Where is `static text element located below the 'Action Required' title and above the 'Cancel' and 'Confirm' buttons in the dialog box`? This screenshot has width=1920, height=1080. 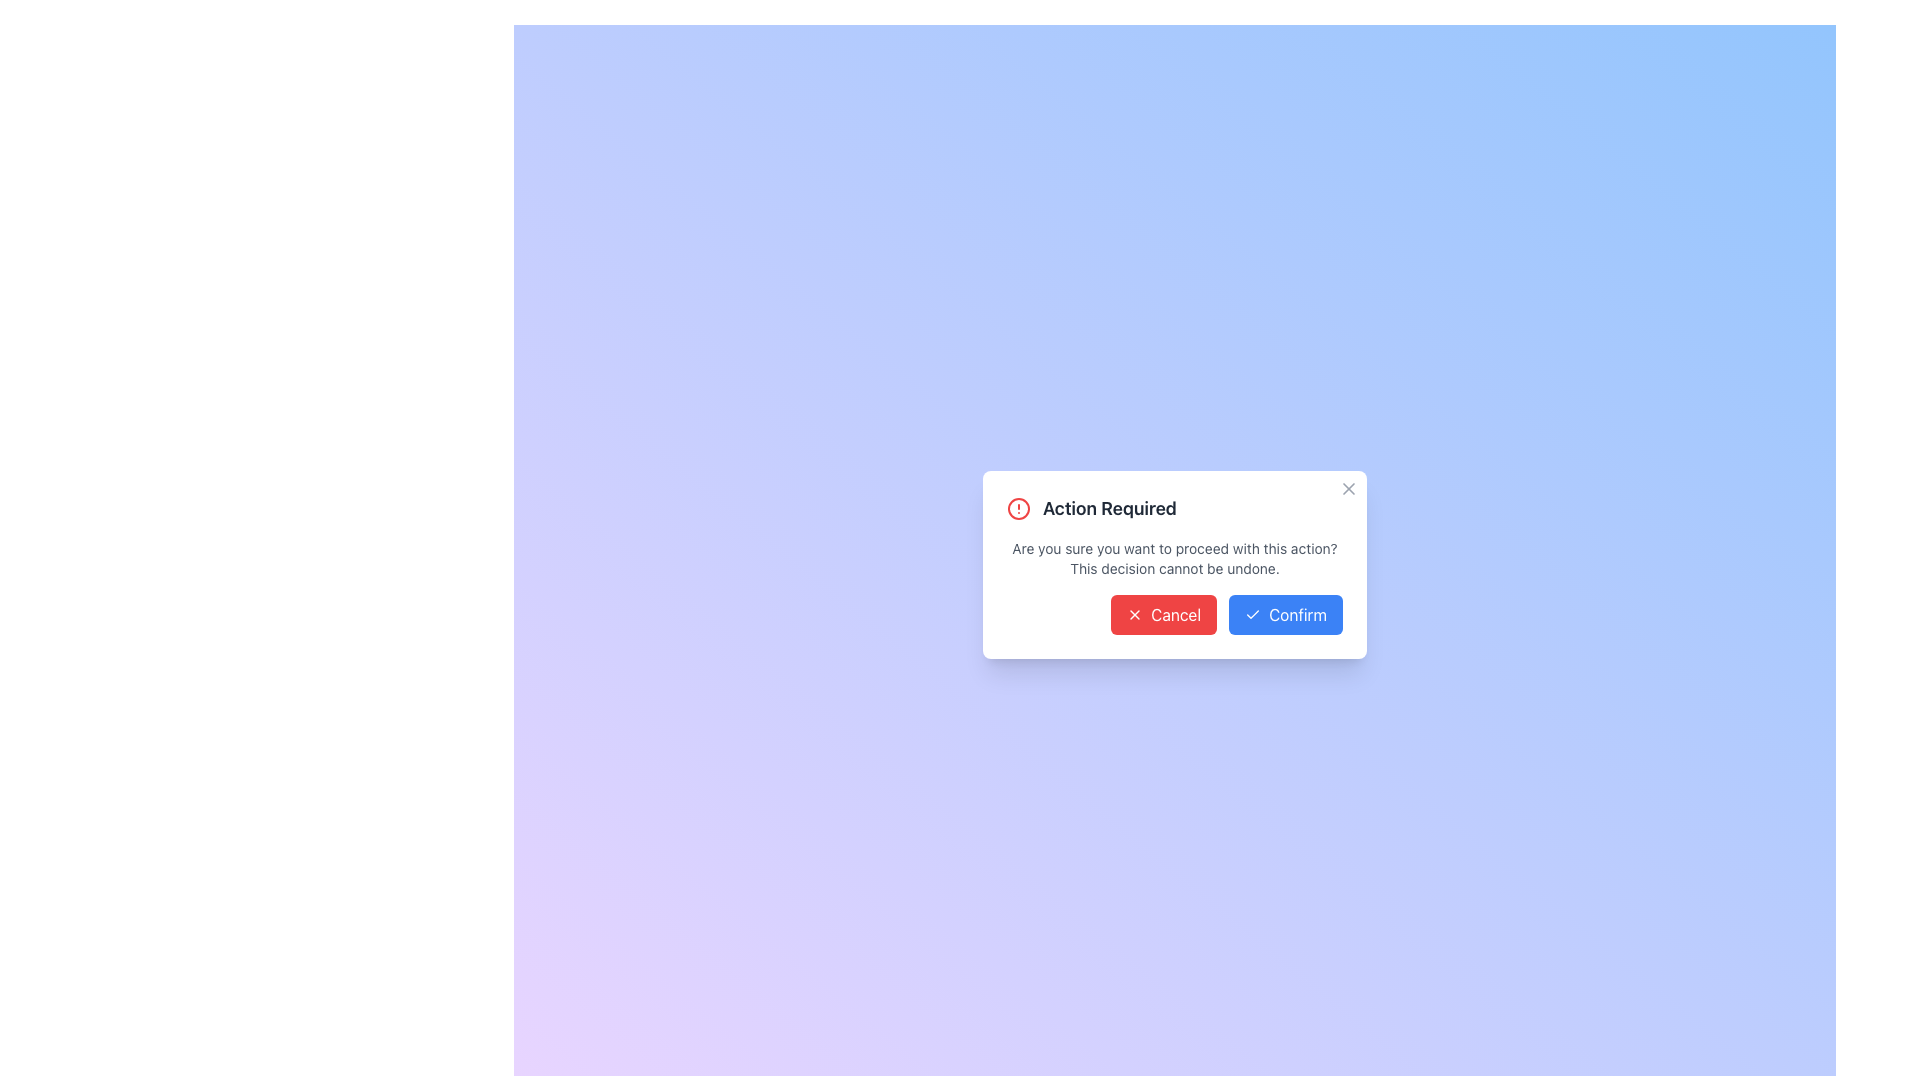 static text element located below the 'Action Required' title and above the 'Cancel' and 'Confirm' buttons in the dialog box is located at coordinates (1175, 559).